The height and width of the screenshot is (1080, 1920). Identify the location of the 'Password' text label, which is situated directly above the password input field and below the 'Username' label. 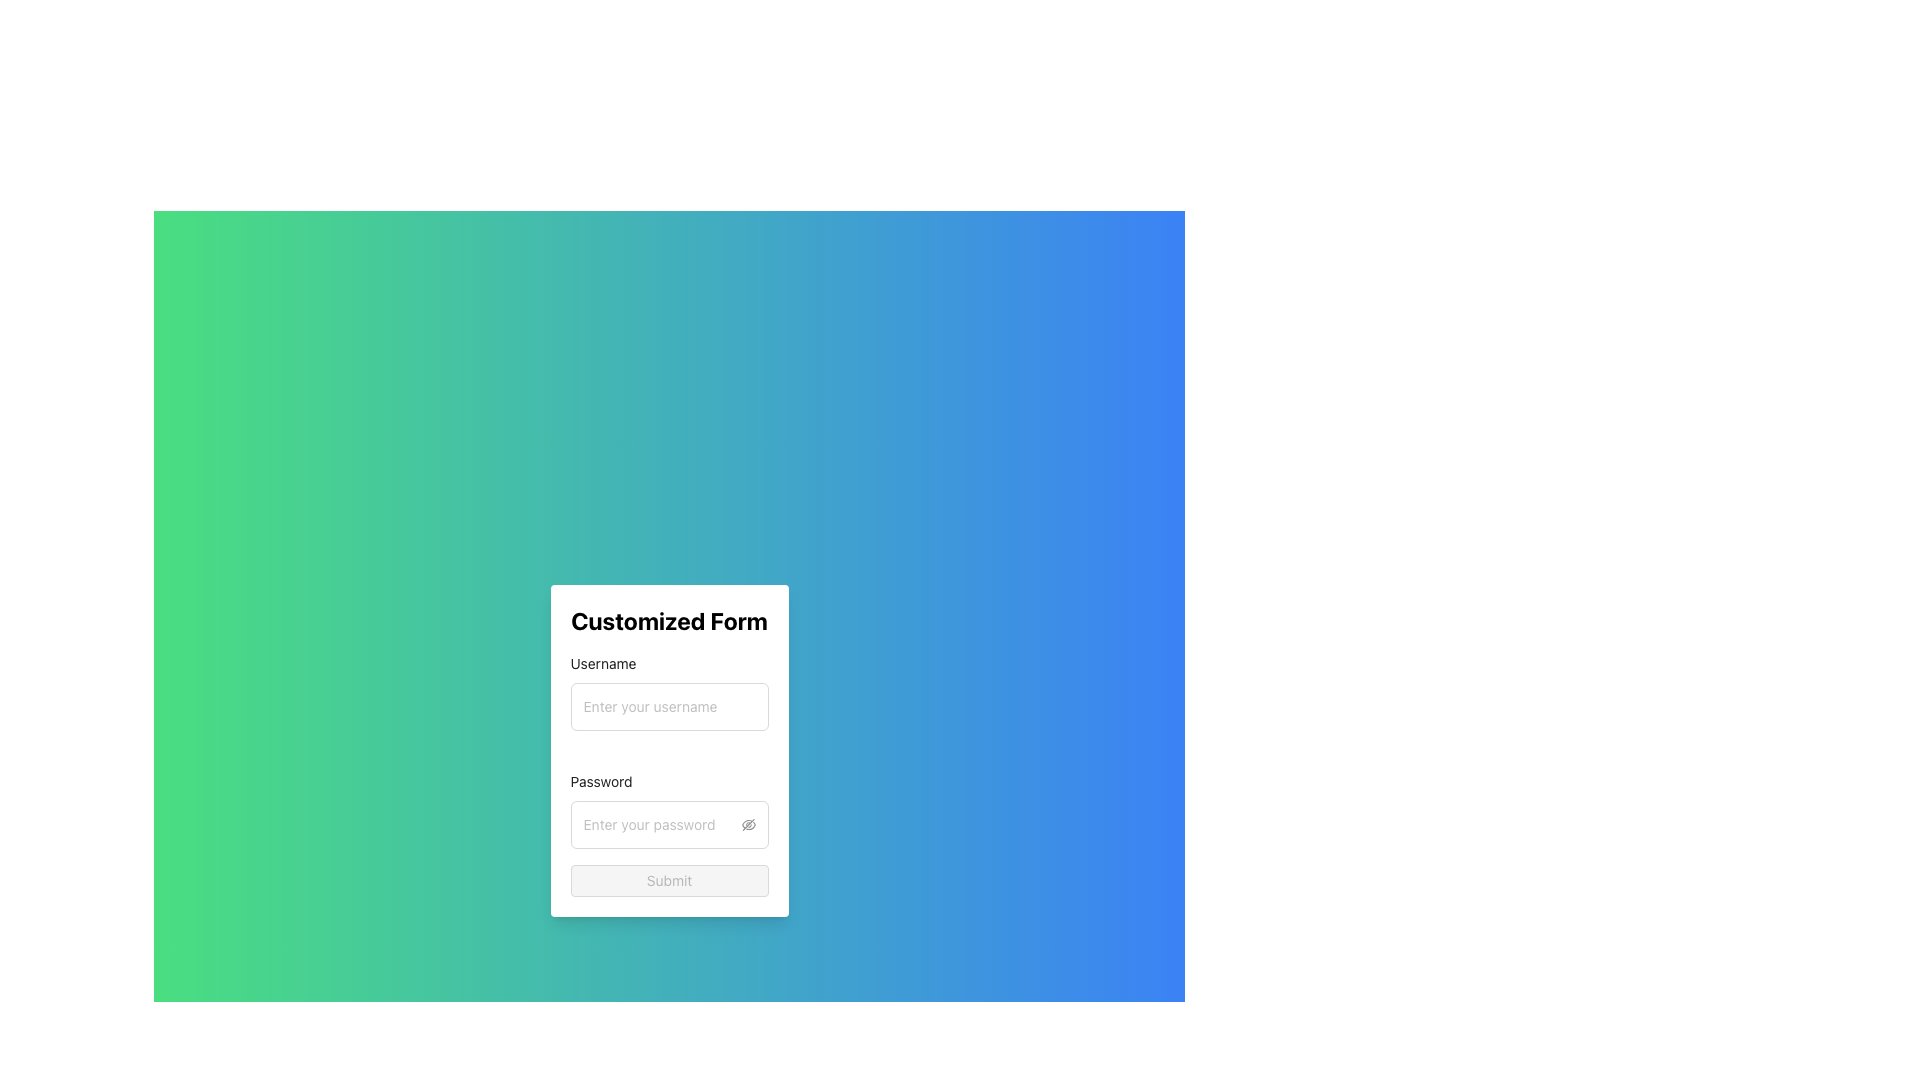
(607, 781).